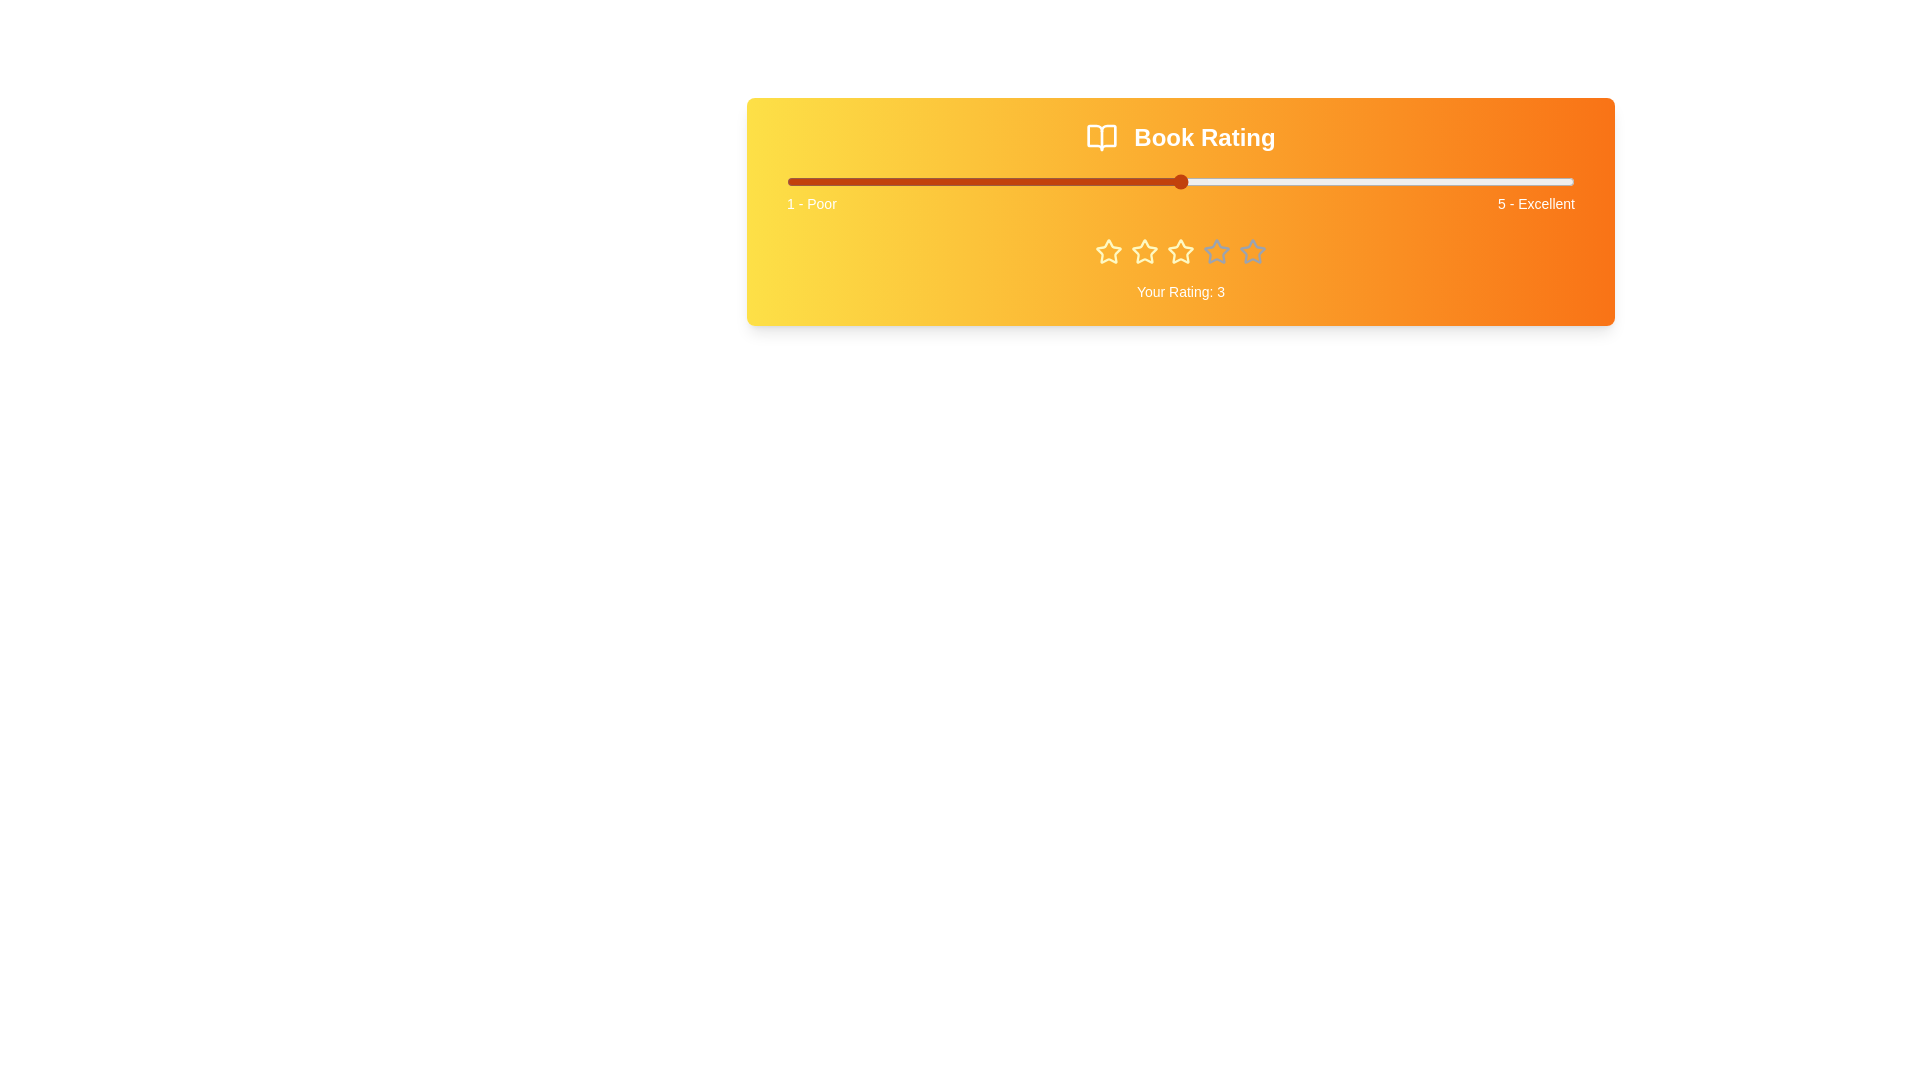 The width and height of the screenshot is (1920, 1080). Describe the element at coordinates (1180, 292) in the screenshot. I see `the text label displaying 'Your Rating: 3', which is located towards the bottom center of the highlighted rating section, below the star icons and surrounded by a yellow to orange gradient background` at that location.